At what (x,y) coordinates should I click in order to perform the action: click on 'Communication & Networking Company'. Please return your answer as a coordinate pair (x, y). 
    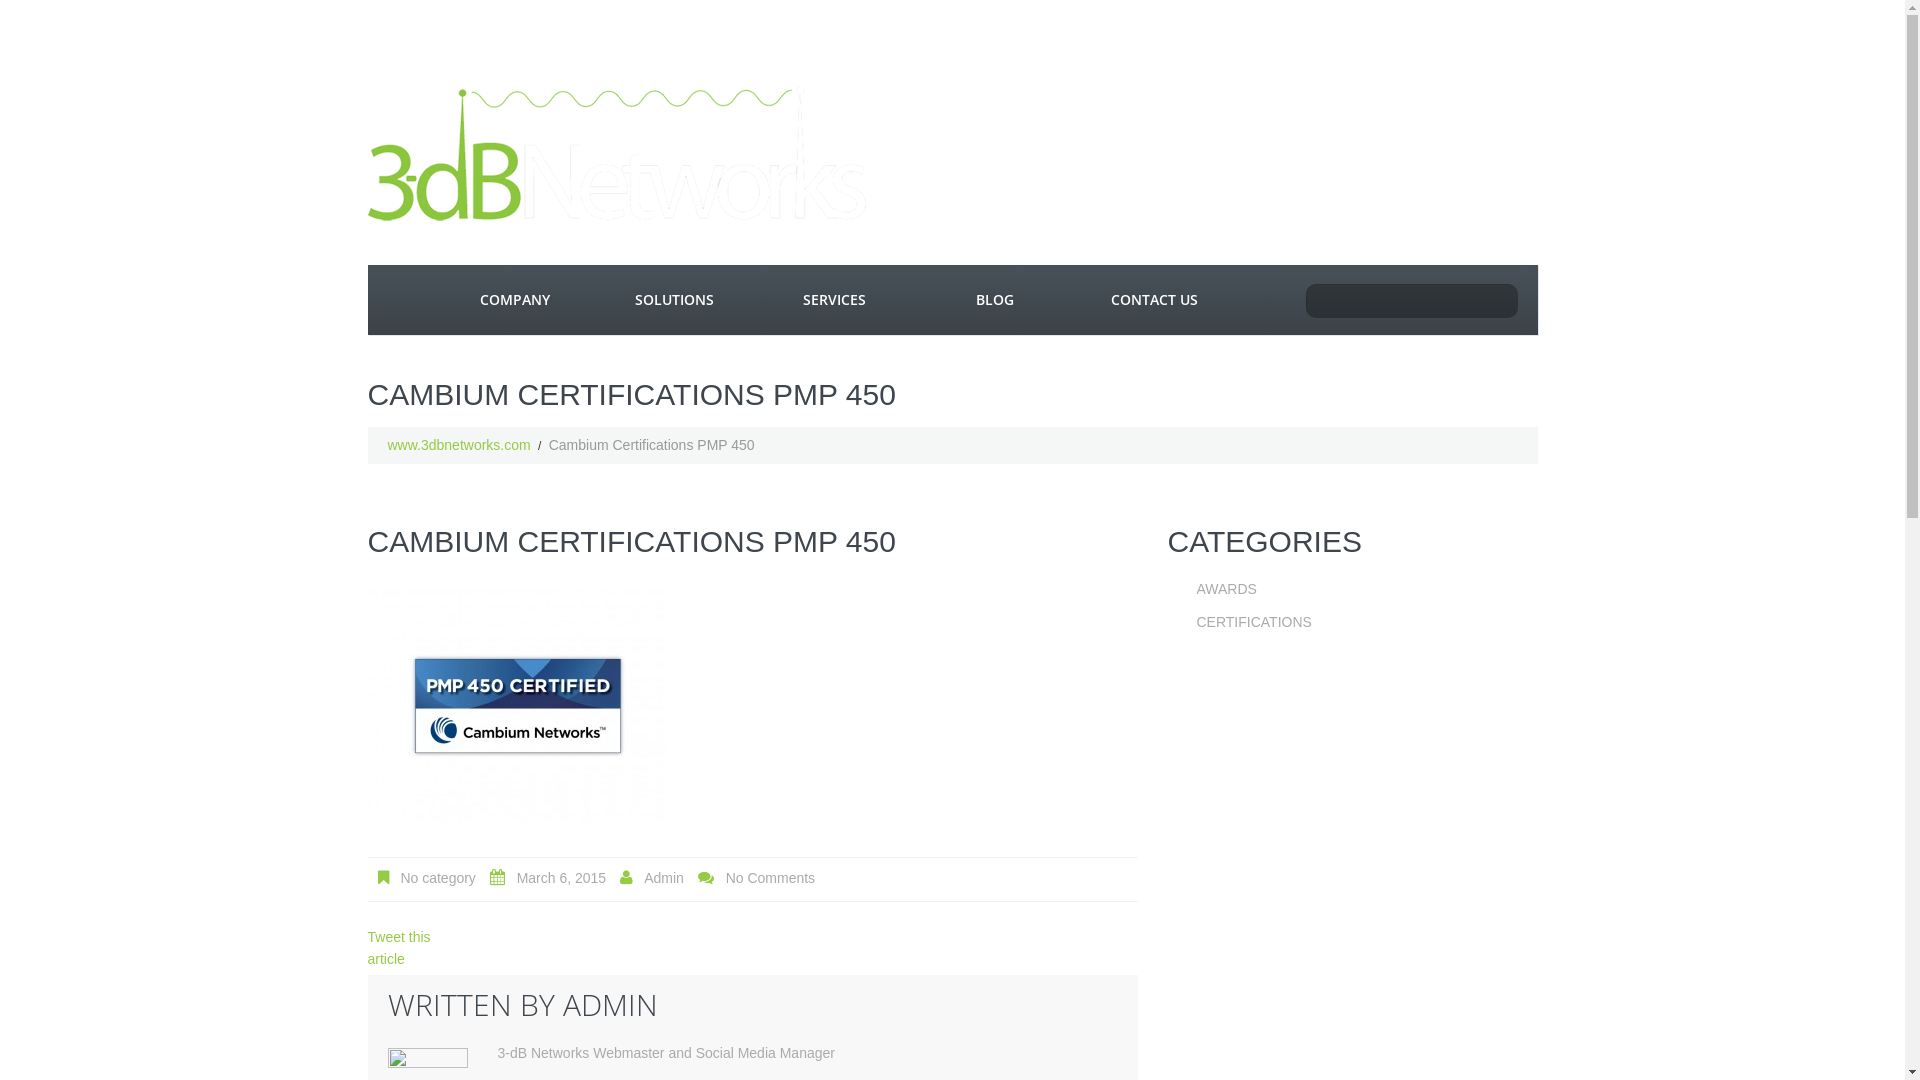
    Looking at the image, I should click on (617, 153).